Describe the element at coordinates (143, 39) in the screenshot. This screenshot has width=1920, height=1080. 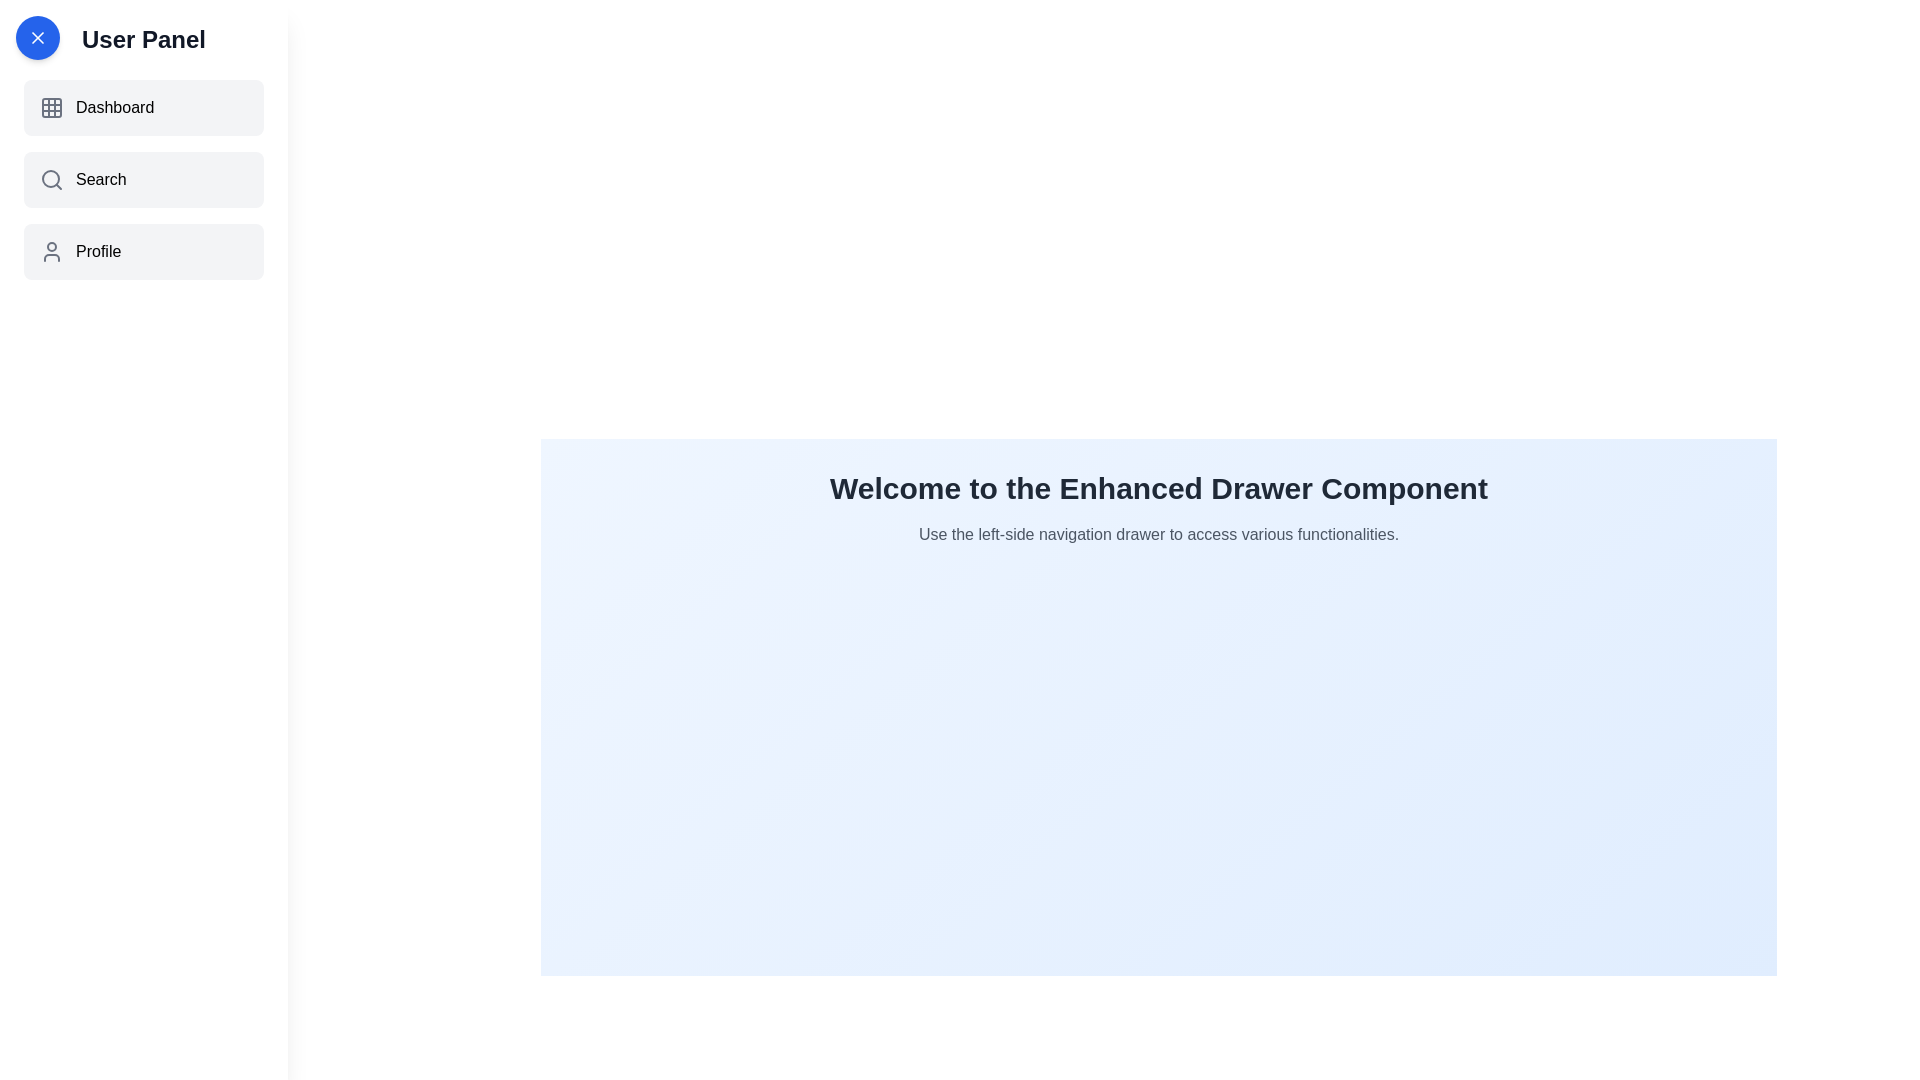
I see `'User Panel' heading text at the top of the sidebar interface to understand its purpose` at that location.